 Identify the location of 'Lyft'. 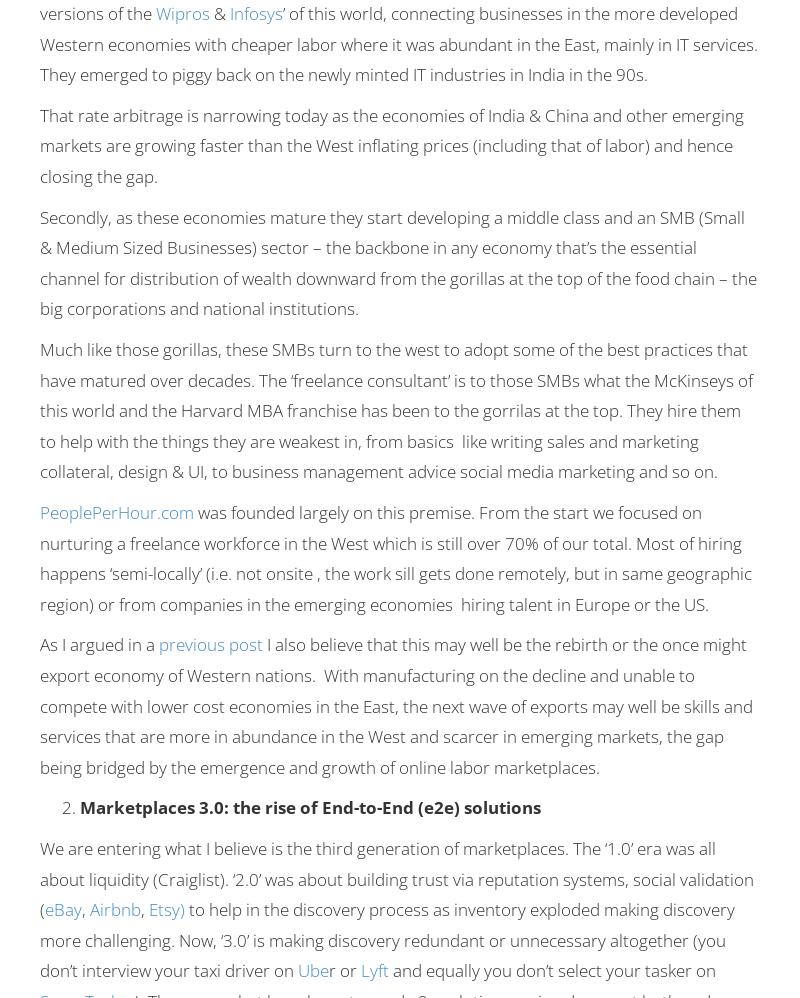
(374, 969).